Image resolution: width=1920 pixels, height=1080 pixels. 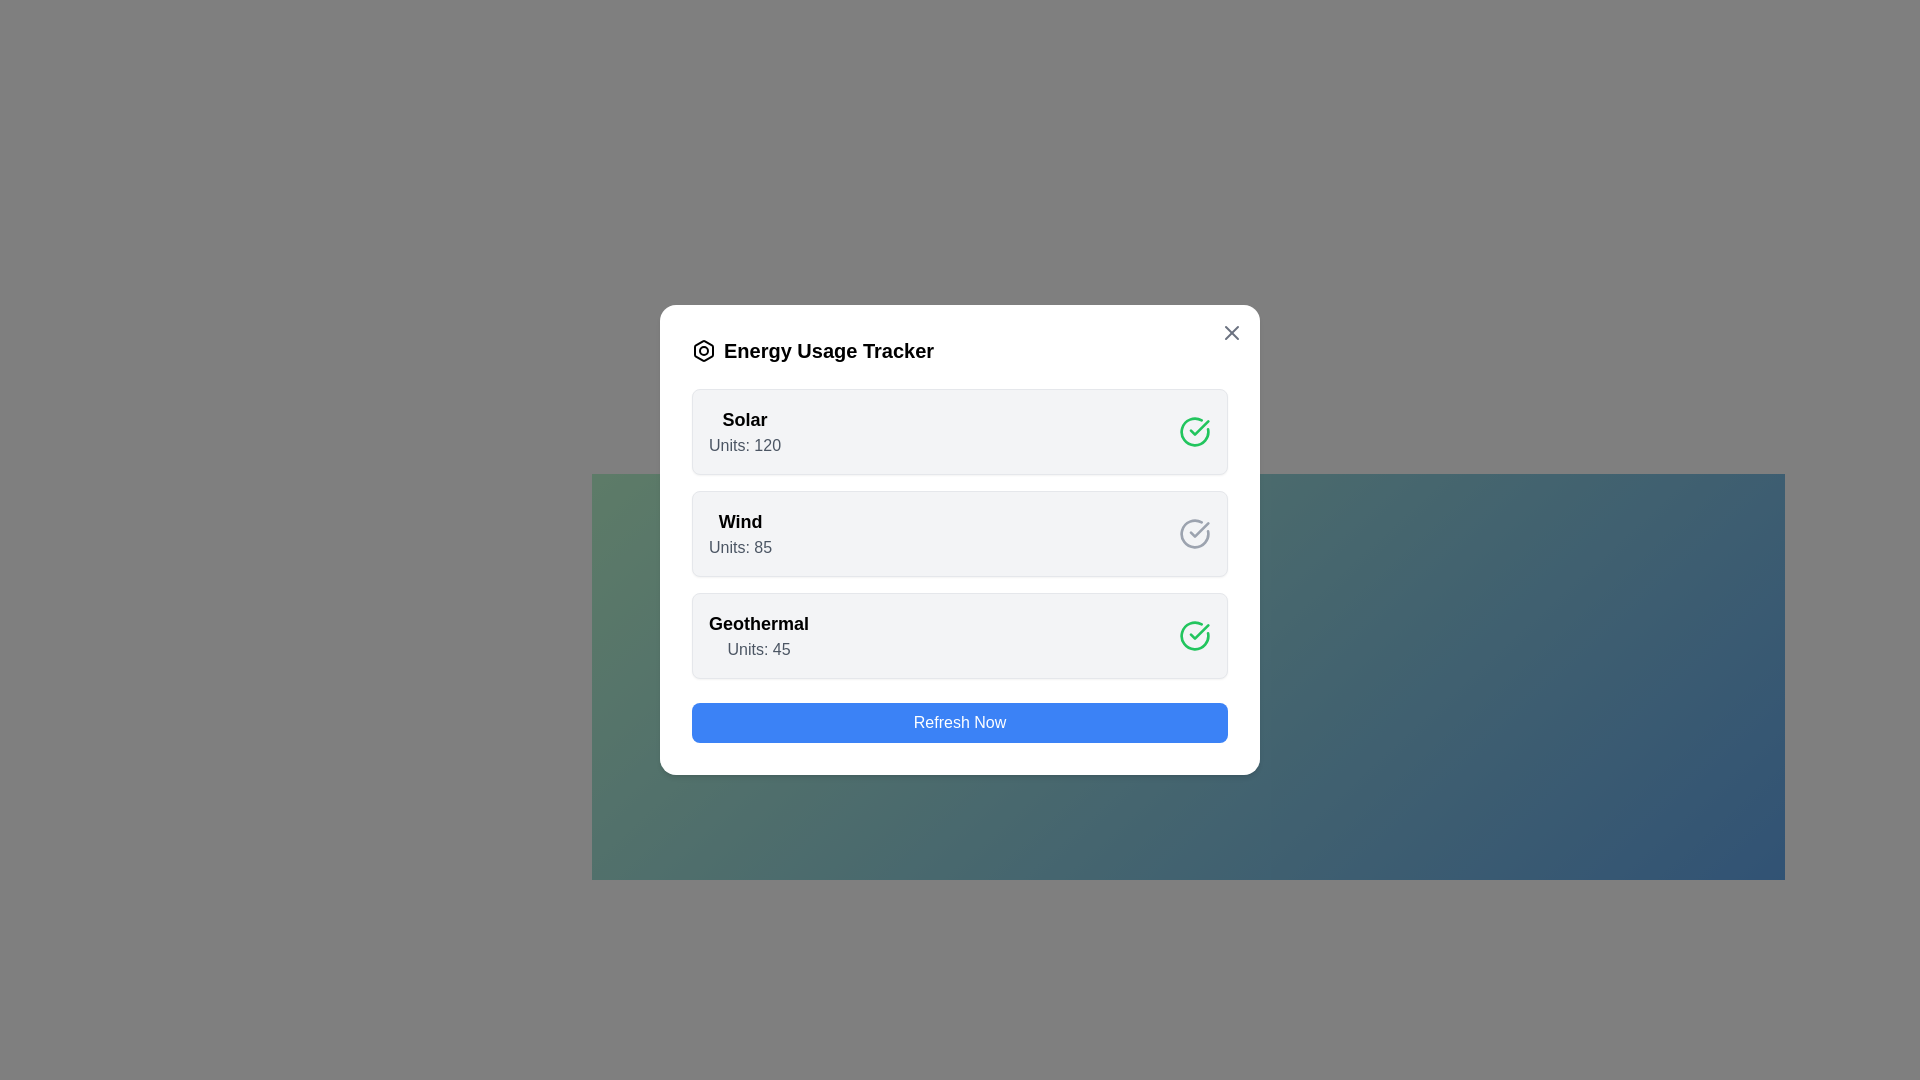 What do you see at coordinates (757, 650) in the screenshot?
I see `the static text label displaying 'Units: 45' located below the 'Geothermal' text in the interface` at bounding box center [757, 650].